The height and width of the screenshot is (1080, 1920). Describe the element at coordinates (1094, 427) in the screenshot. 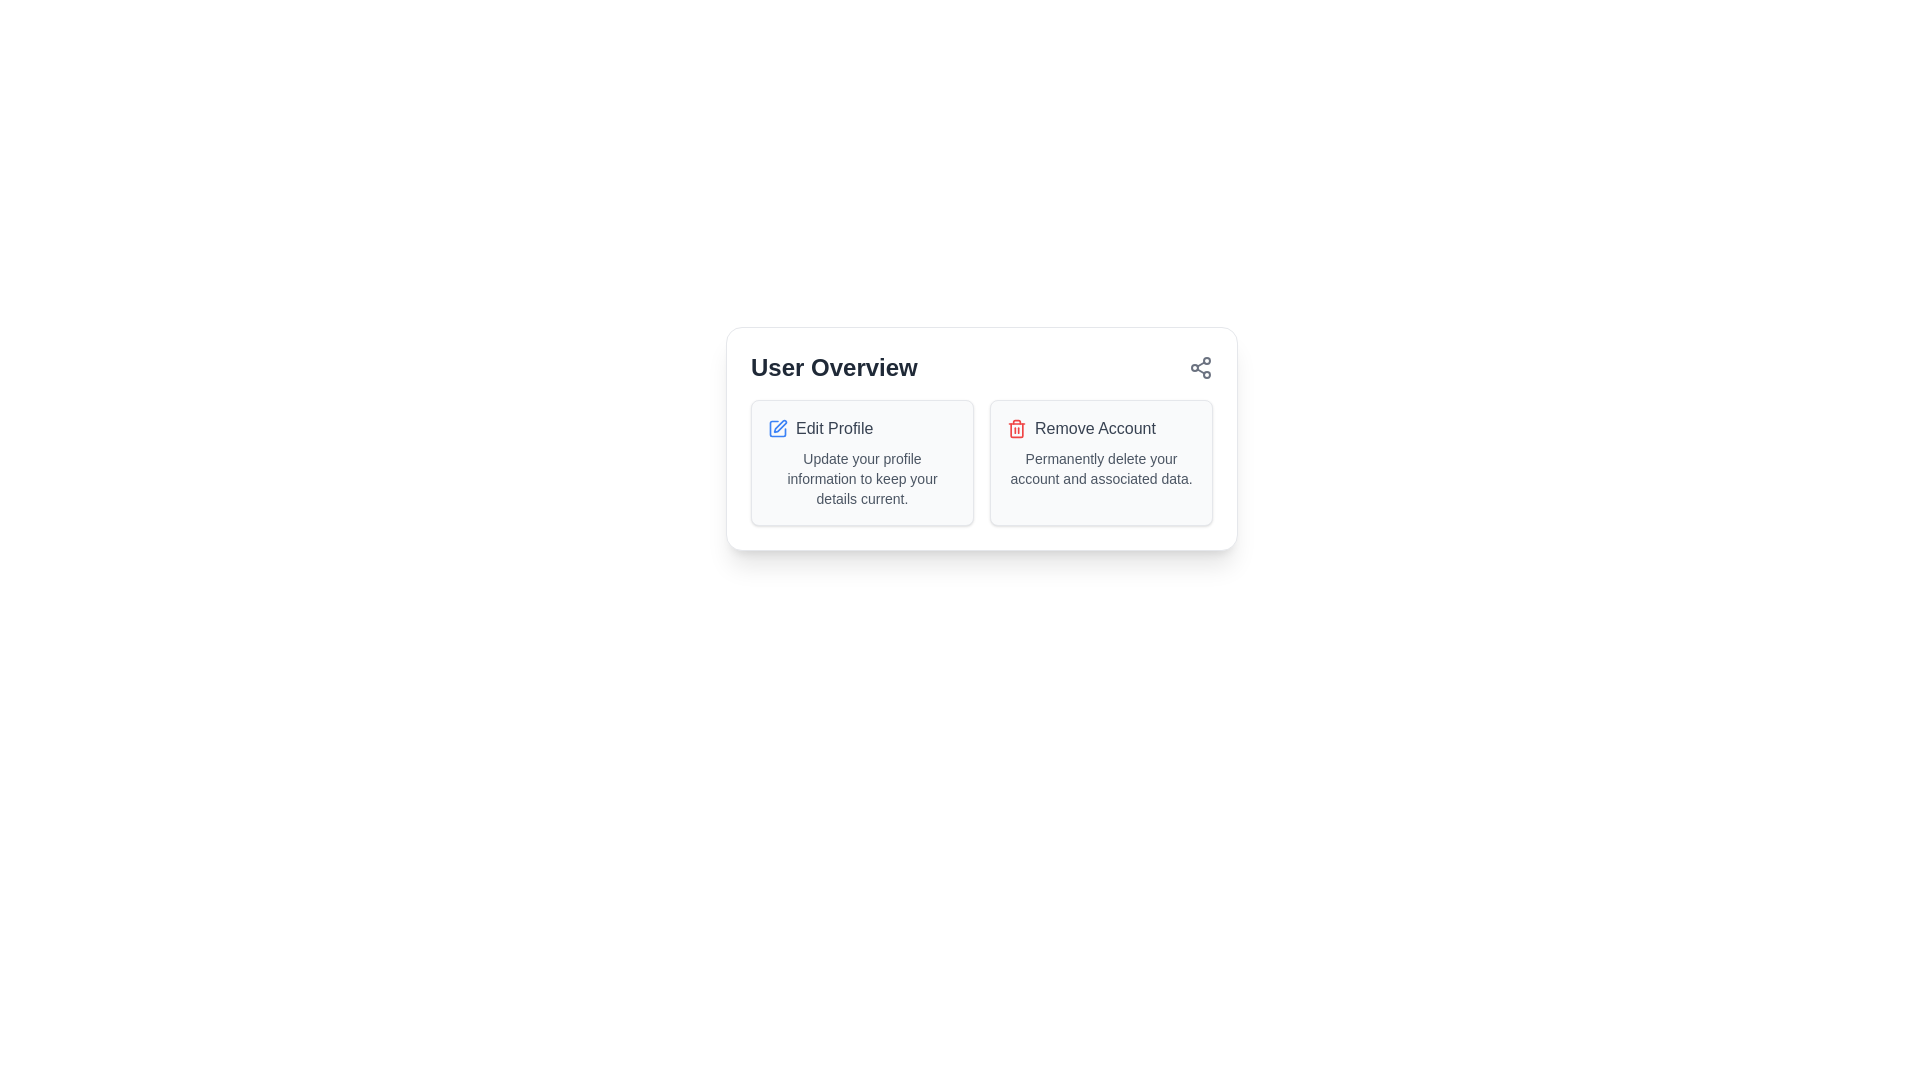

I see `the text label indicating the purpose of removing an account, located to the right of the trash can icon in the 'User Overview' panel` at that location.